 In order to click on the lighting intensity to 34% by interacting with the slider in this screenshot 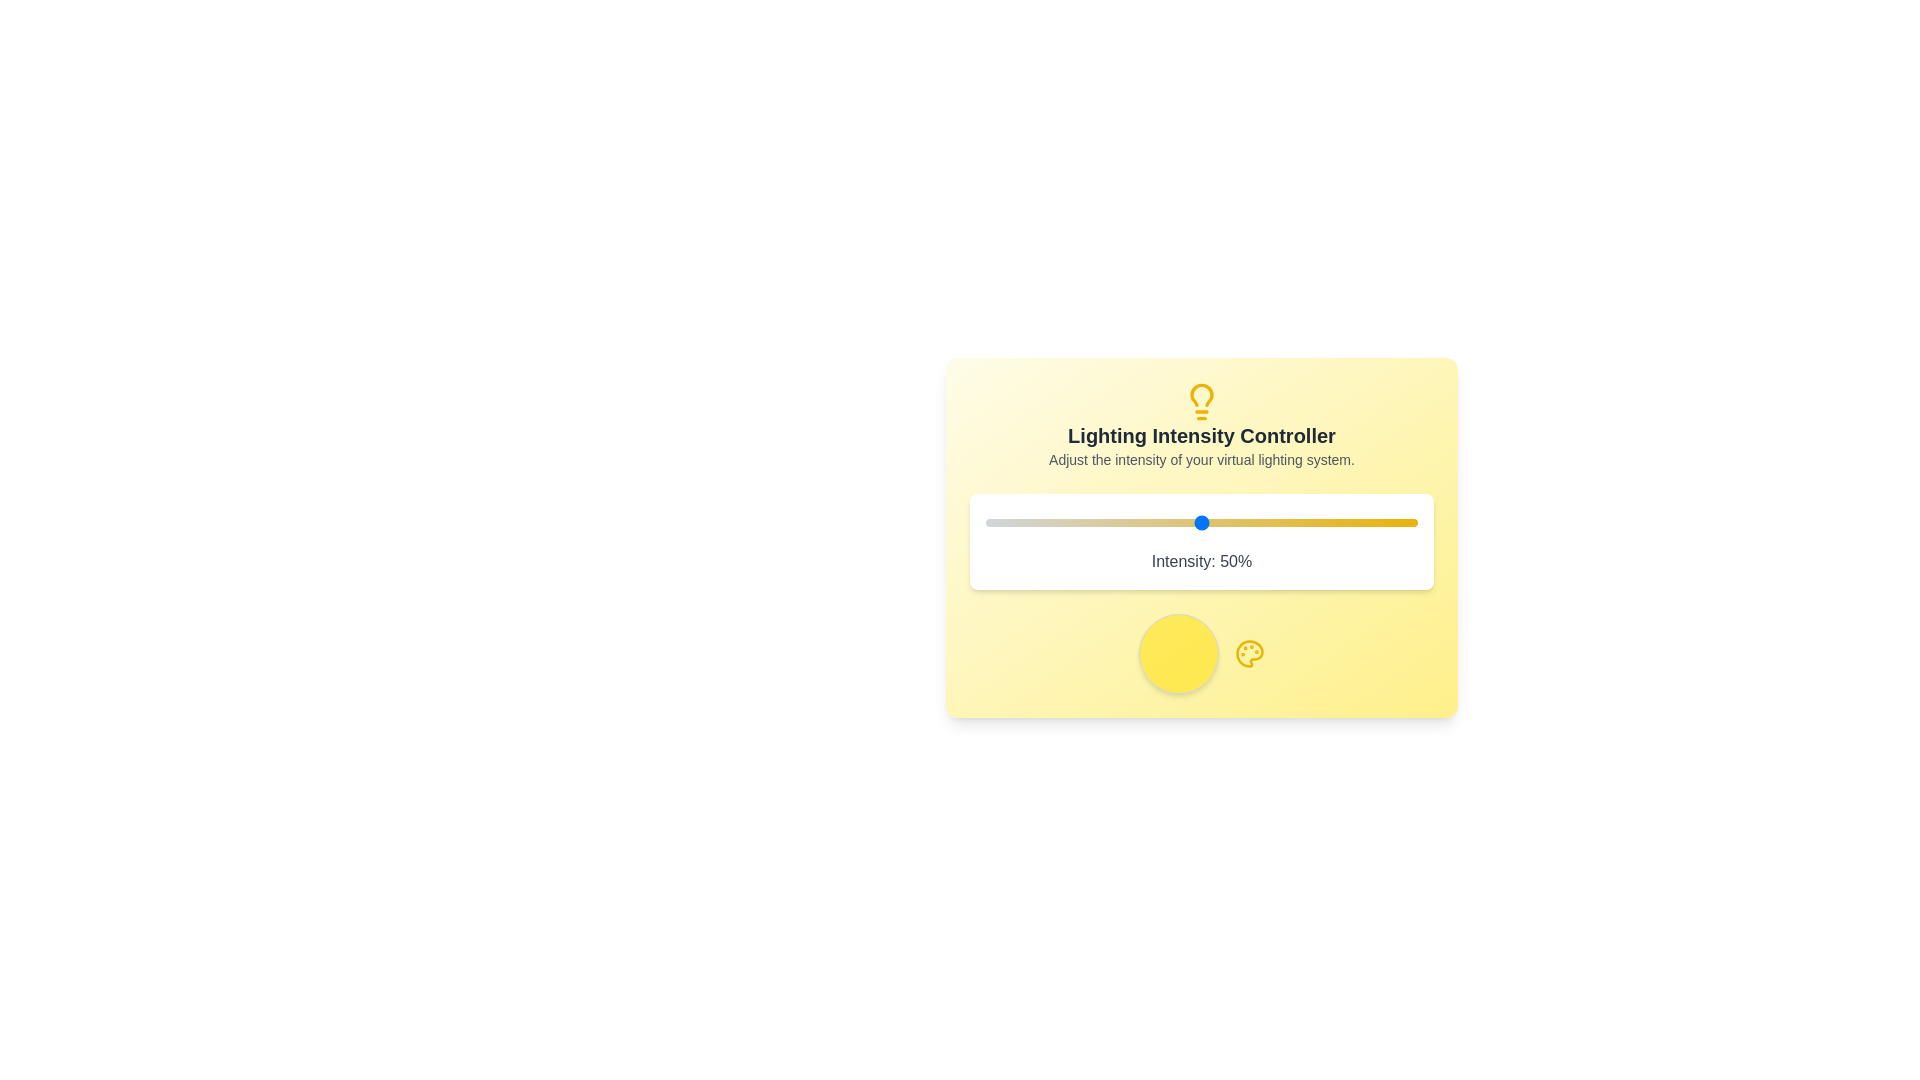, I will do `click(1132, 522)`.